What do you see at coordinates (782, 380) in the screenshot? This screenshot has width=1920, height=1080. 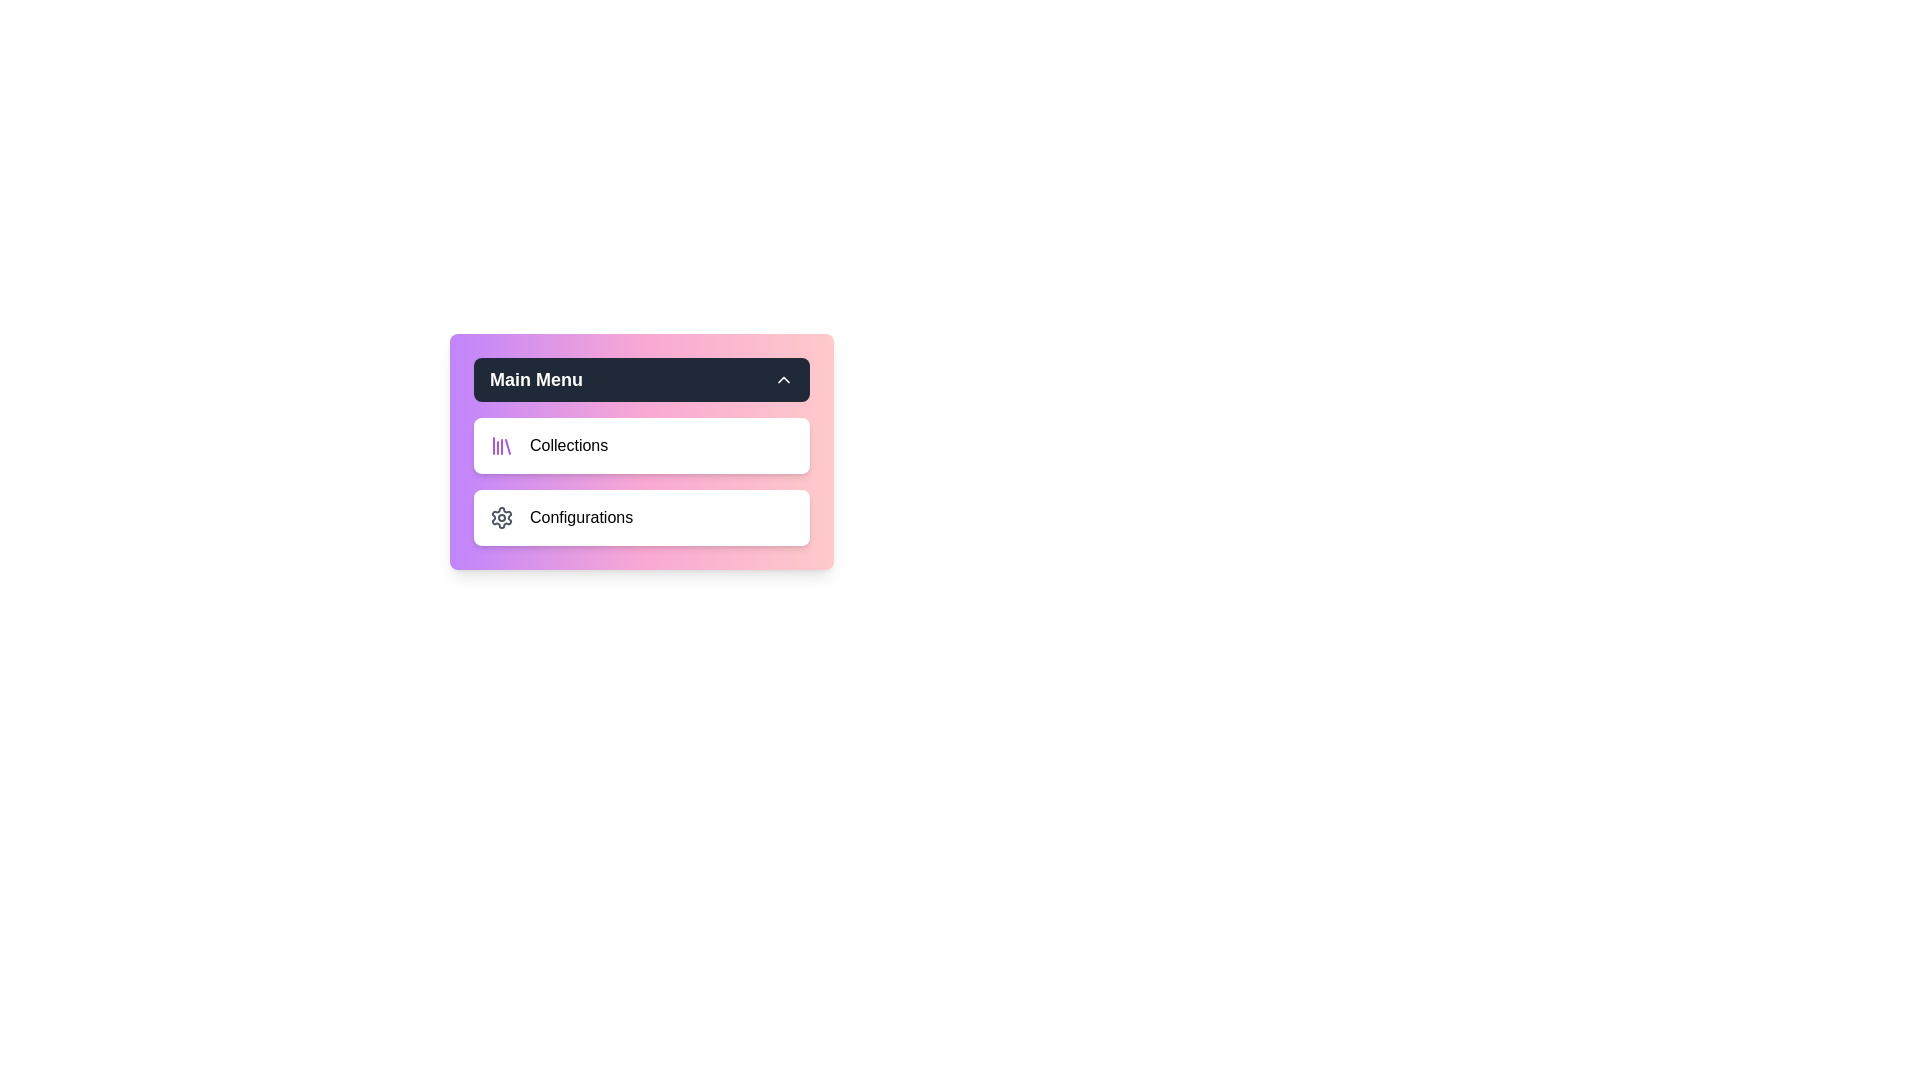 I see `the small upward-pointing chevron icon located on the right side of the 'Main Menu' section's header` at bounding box center [782, 380].